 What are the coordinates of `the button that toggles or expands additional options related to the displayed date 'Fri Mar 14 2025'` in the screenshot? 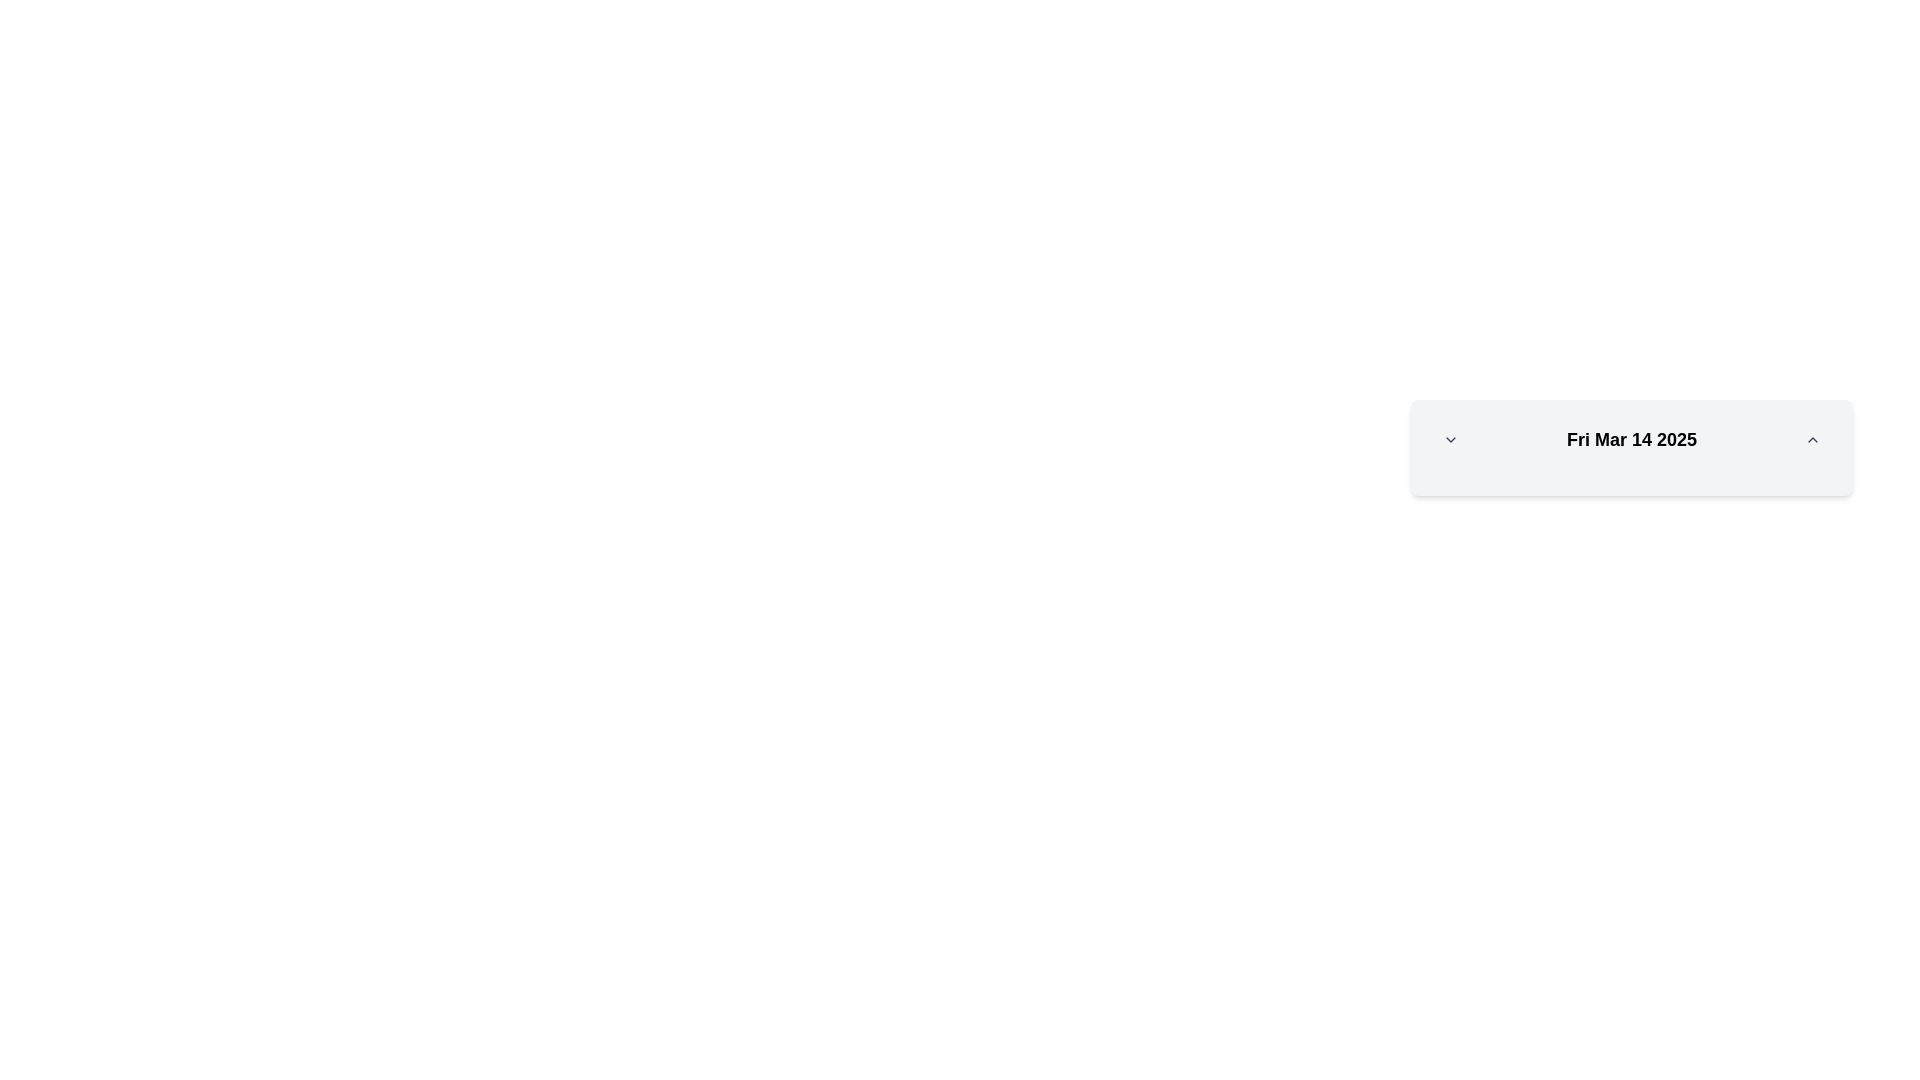 It's located at (1450, 438).